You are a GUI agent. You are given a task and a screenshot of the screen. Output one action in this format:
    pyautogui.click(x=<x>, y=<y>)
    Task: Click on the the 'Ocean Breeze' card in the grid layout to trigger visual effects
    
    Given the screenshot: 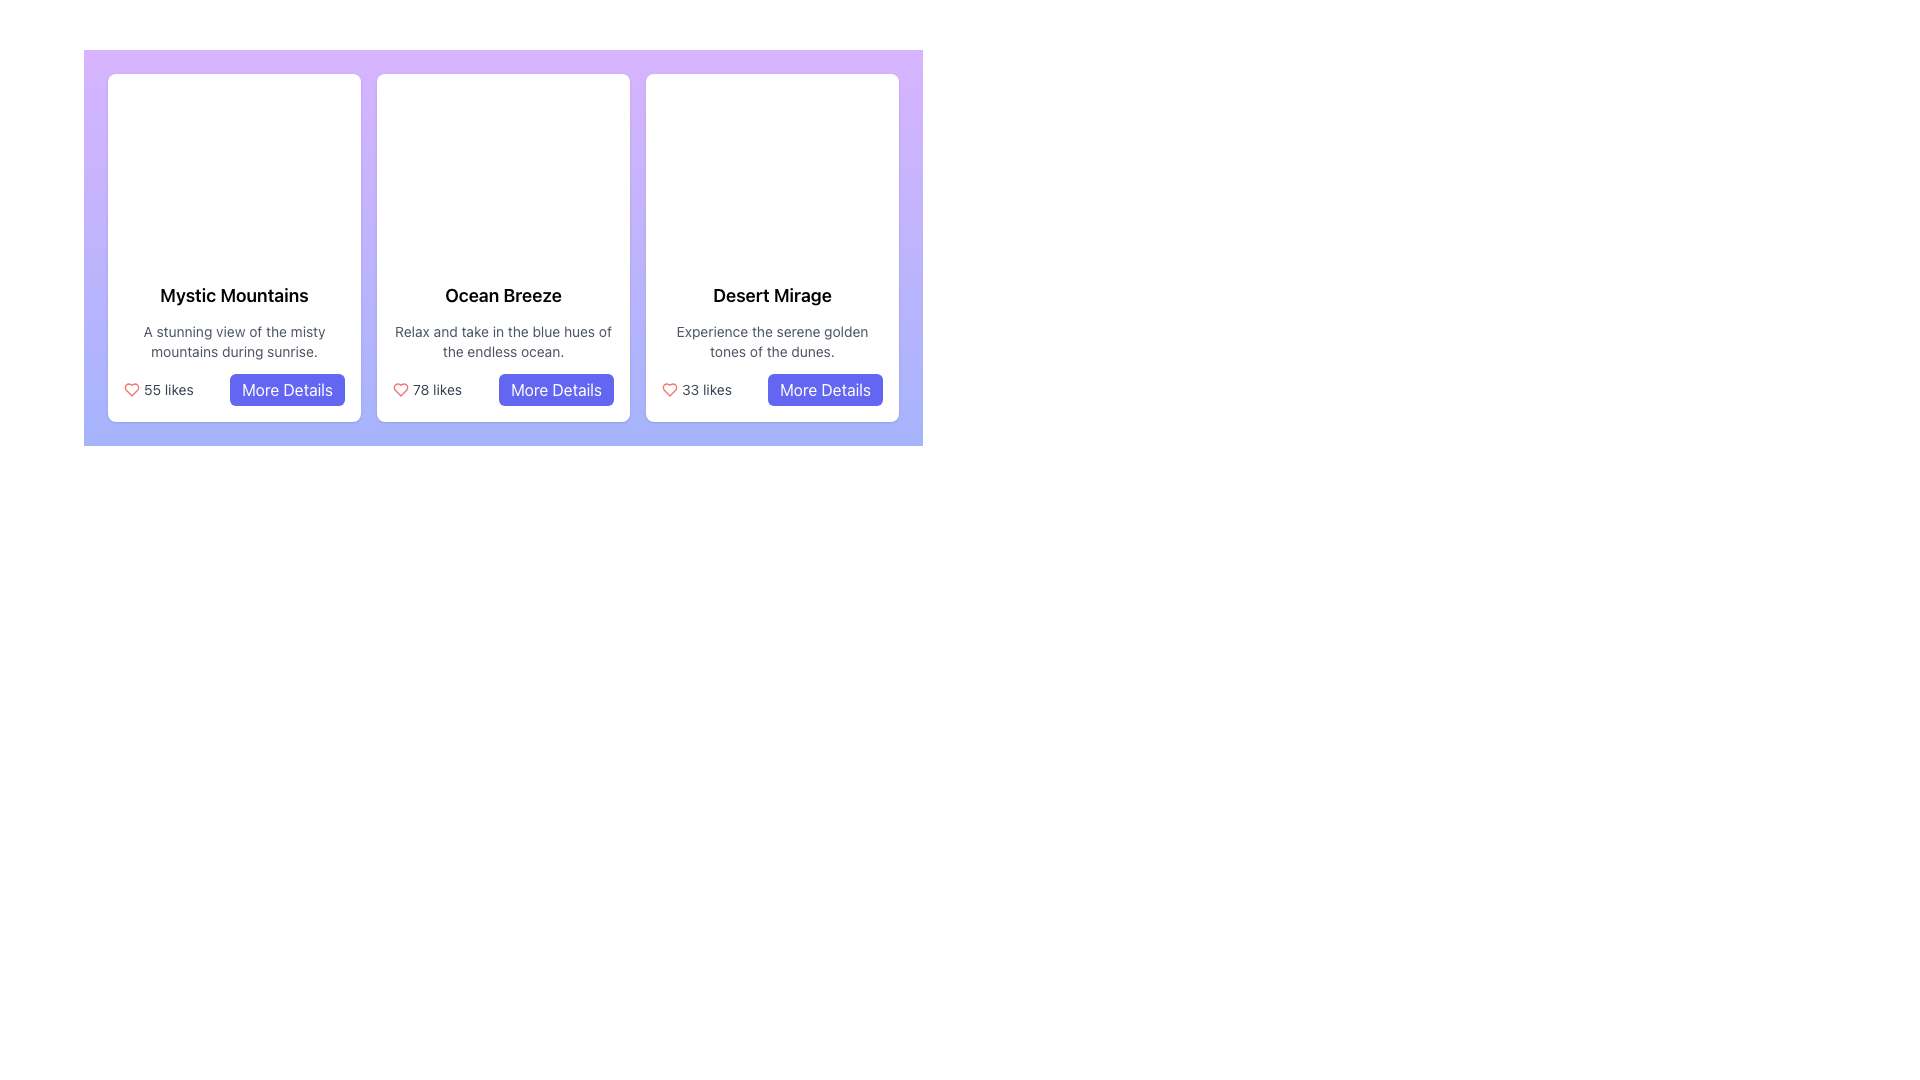 What is the action you would take?
    pyautogui.click(x=503, y=246)
    